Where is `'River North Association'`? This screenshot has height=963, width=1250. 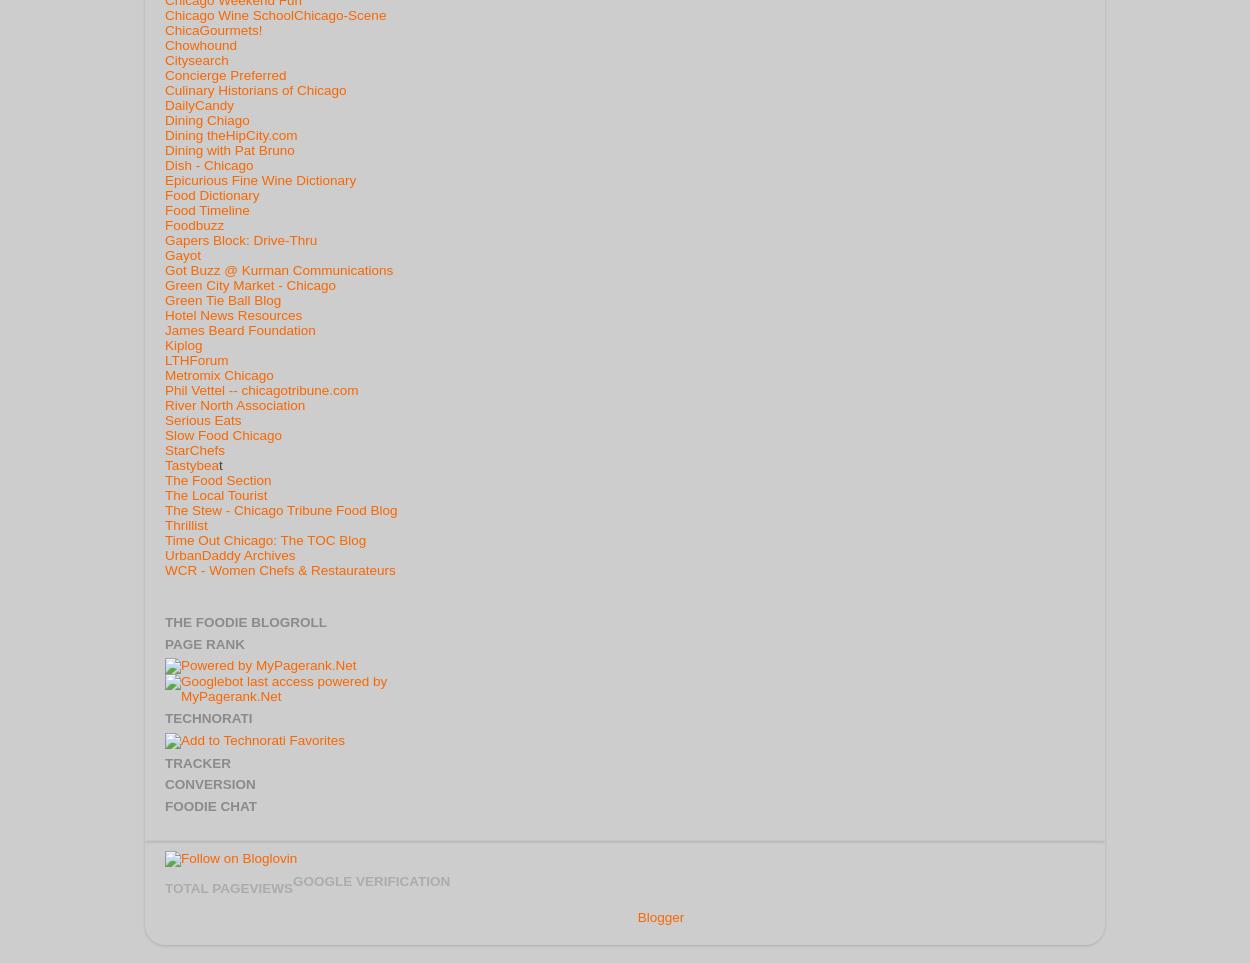
'River North Association' is located at coordinates (234, 405).